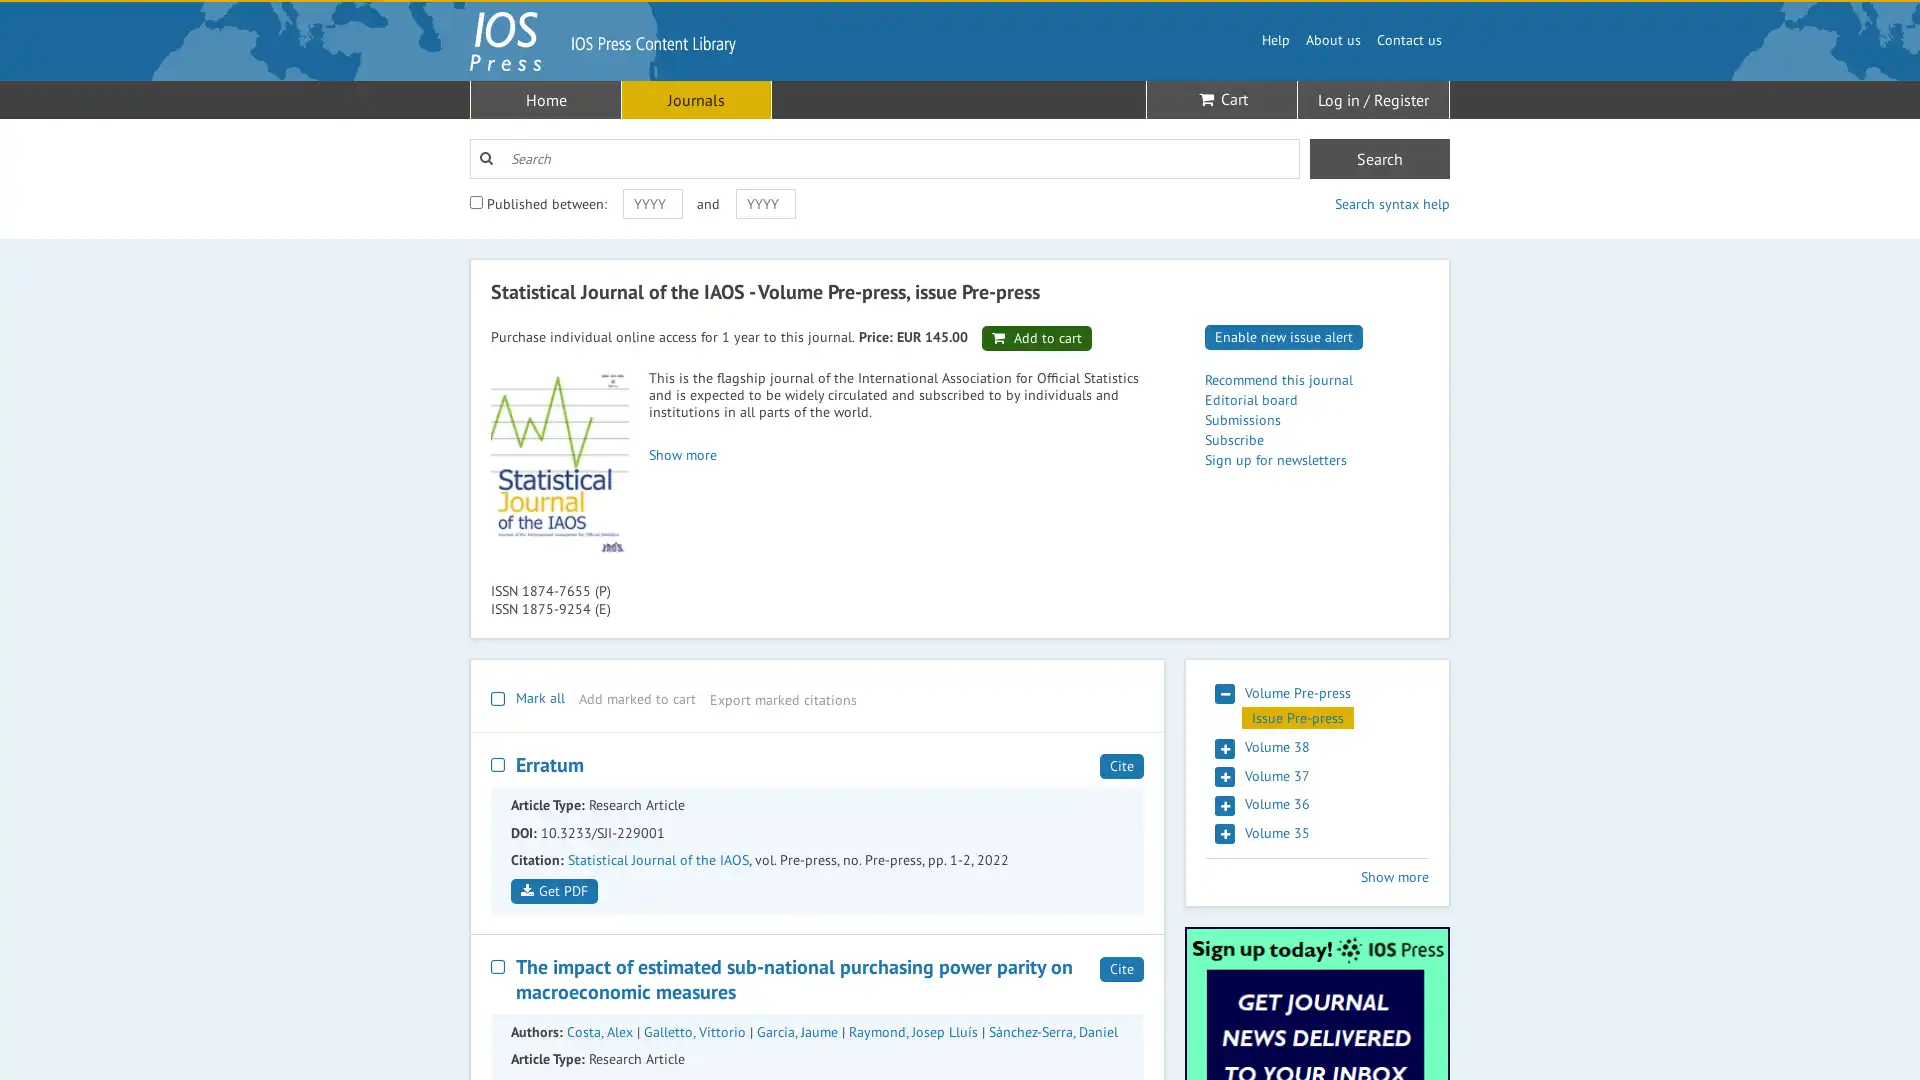 Image resolution: width=1920 pixels, height=1080 pixels. I want to click on Cart, so click(1220, 99).